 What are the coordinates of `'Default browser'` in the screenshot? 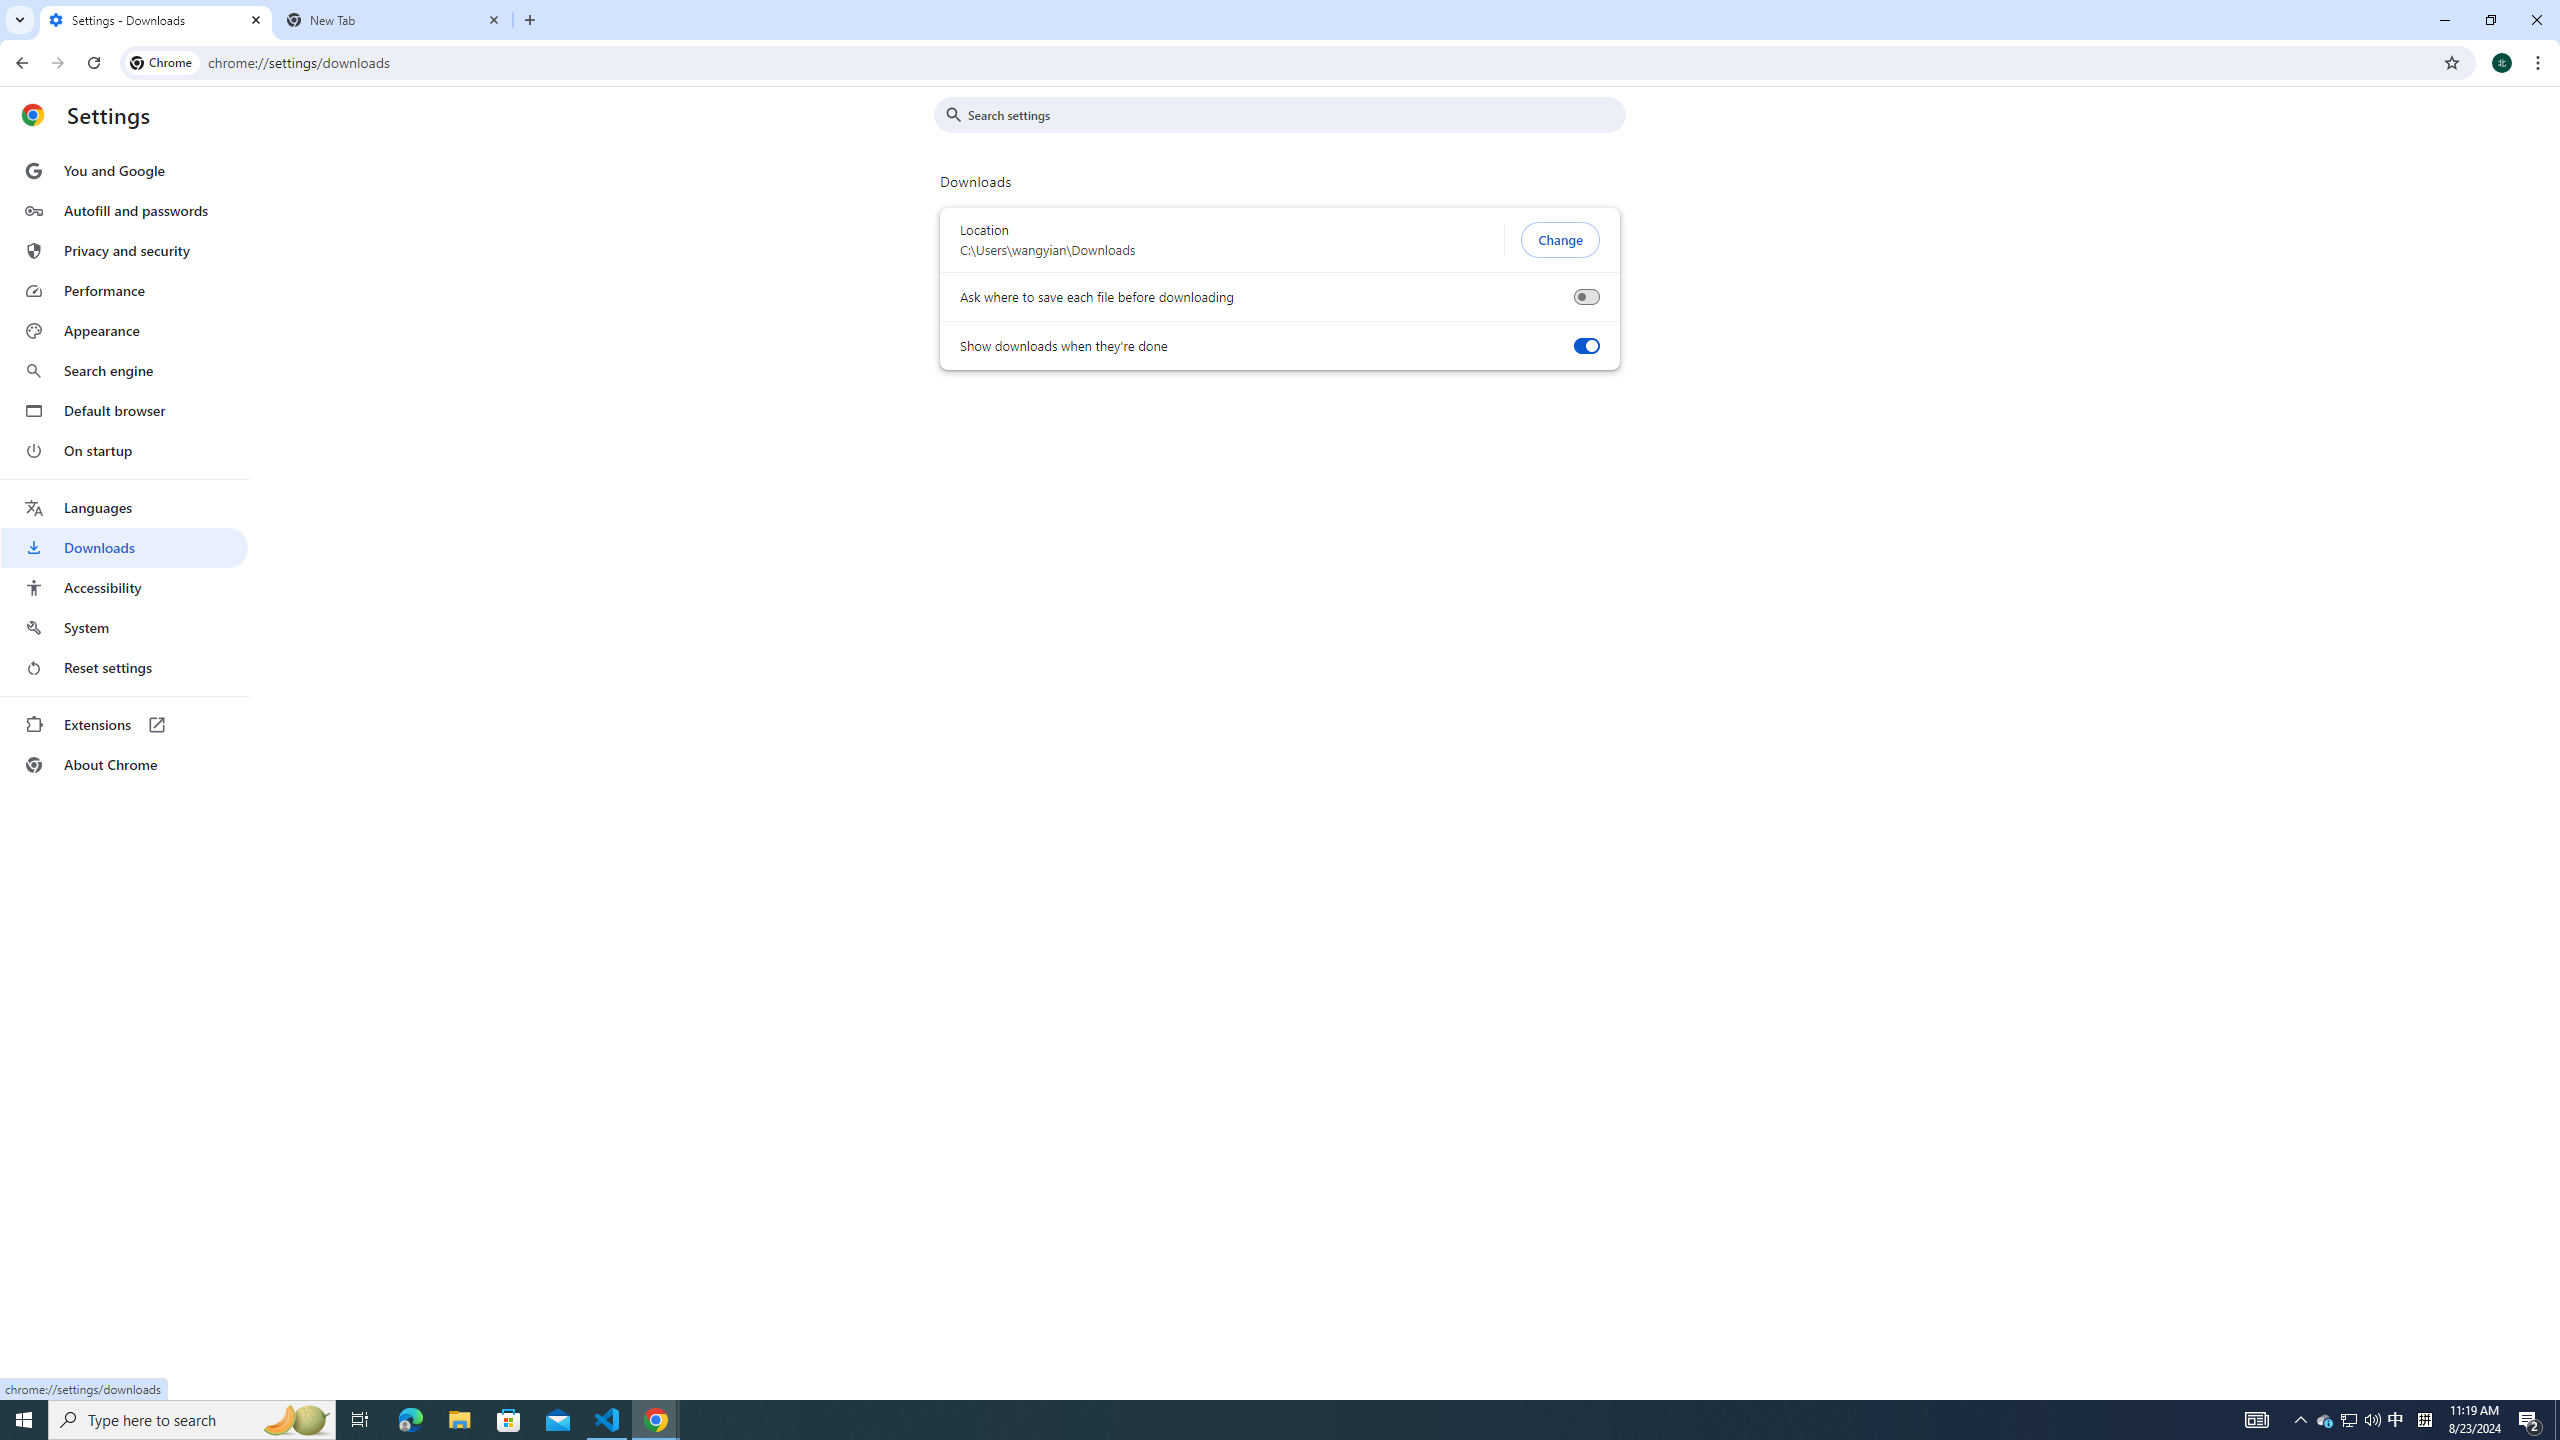 It's located at (123, 410).